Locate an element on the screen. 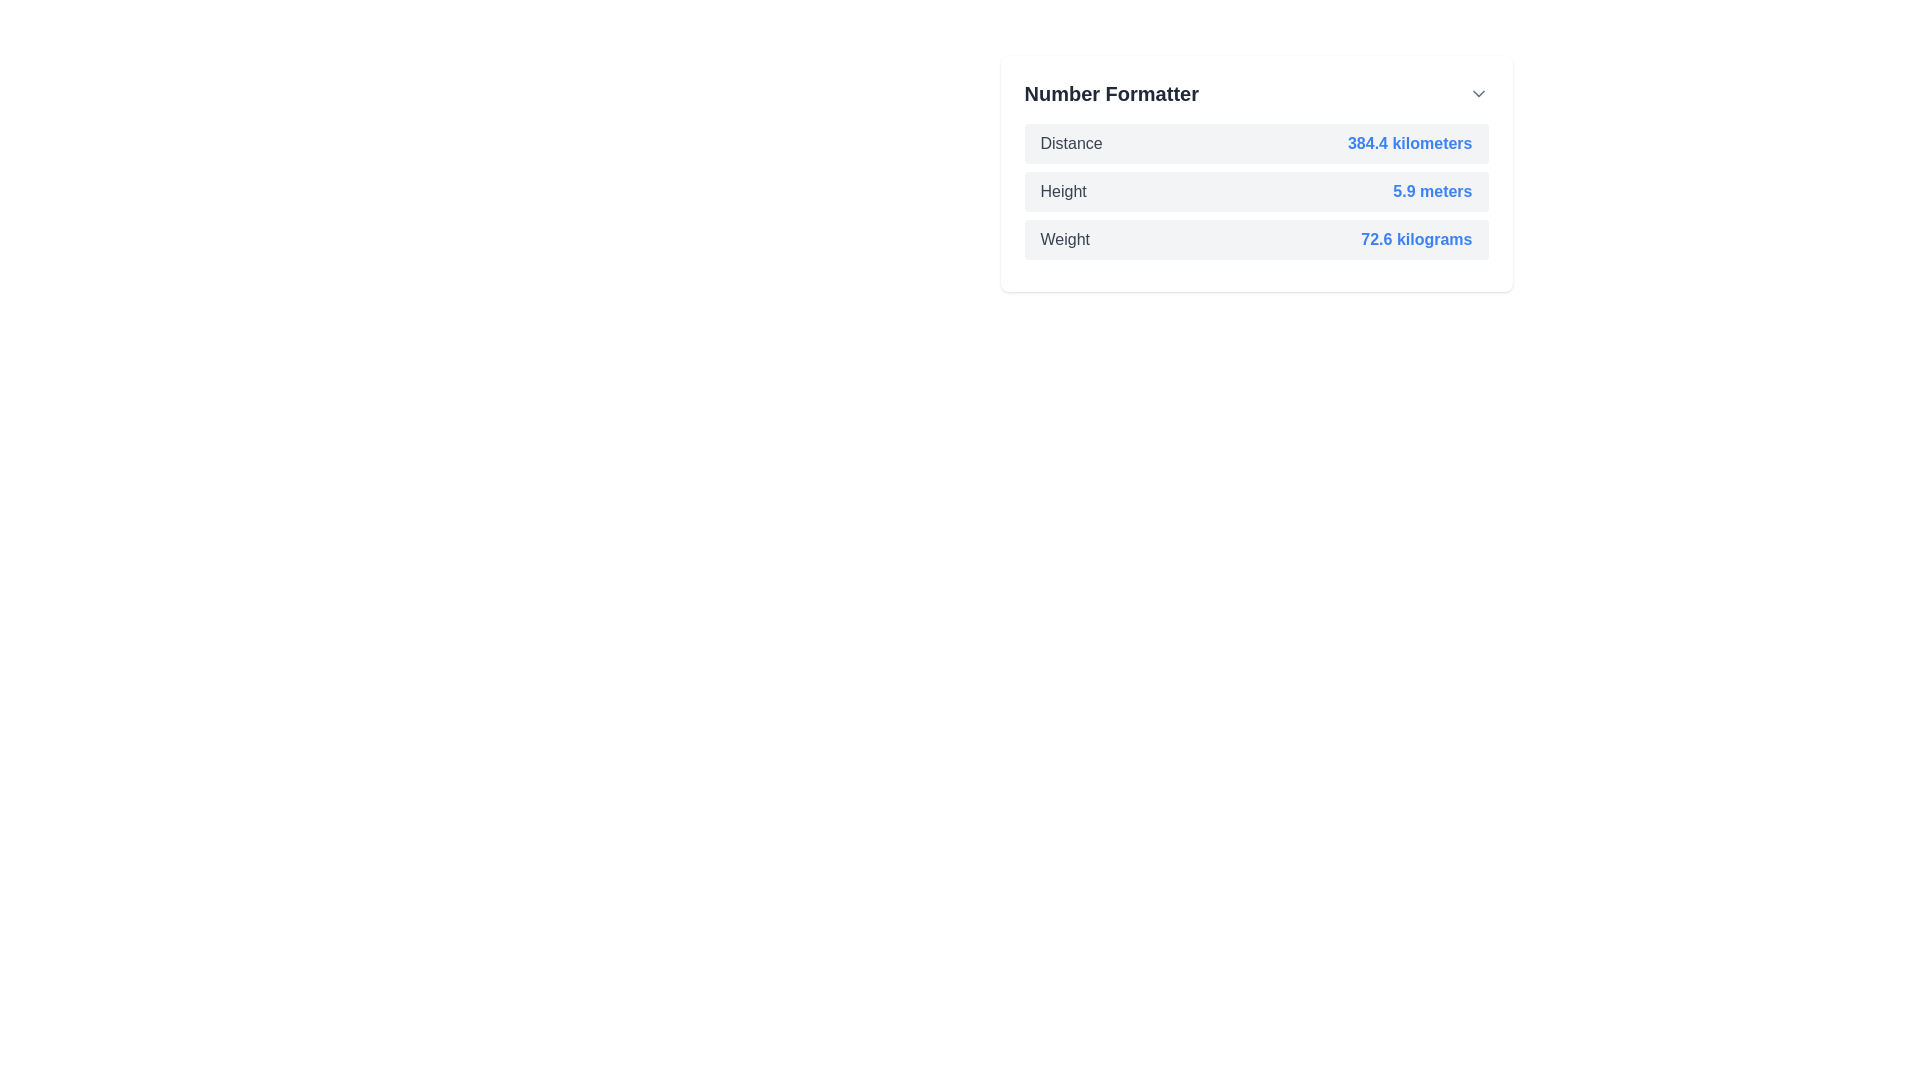 The image size is (1920, 1080). the 'Weight' text label that indicates the type of measurement displayed to its right, which is '72.6 kilograms' is located at coordinates (1064, 238).